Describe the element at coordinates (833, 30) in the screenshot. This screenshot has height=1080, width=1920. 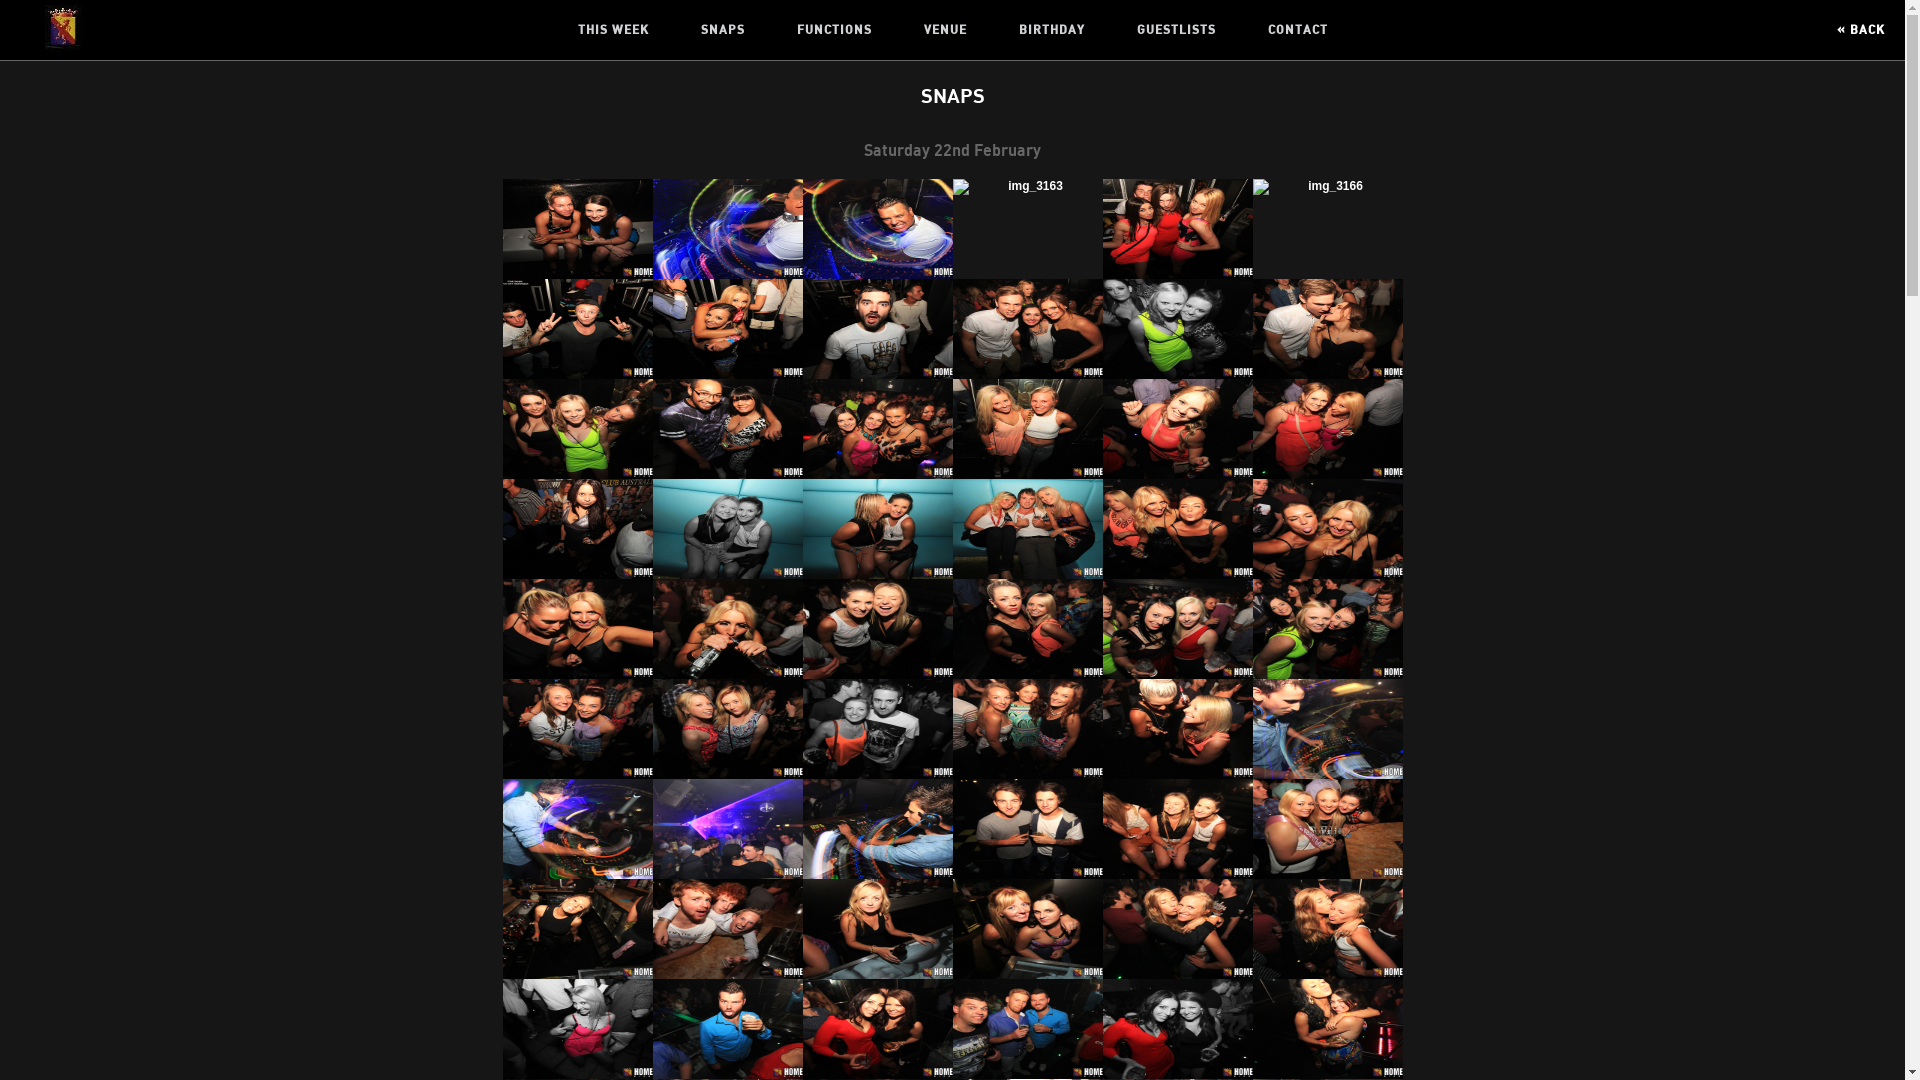
I see `'FUNCTIONS'` at that location.